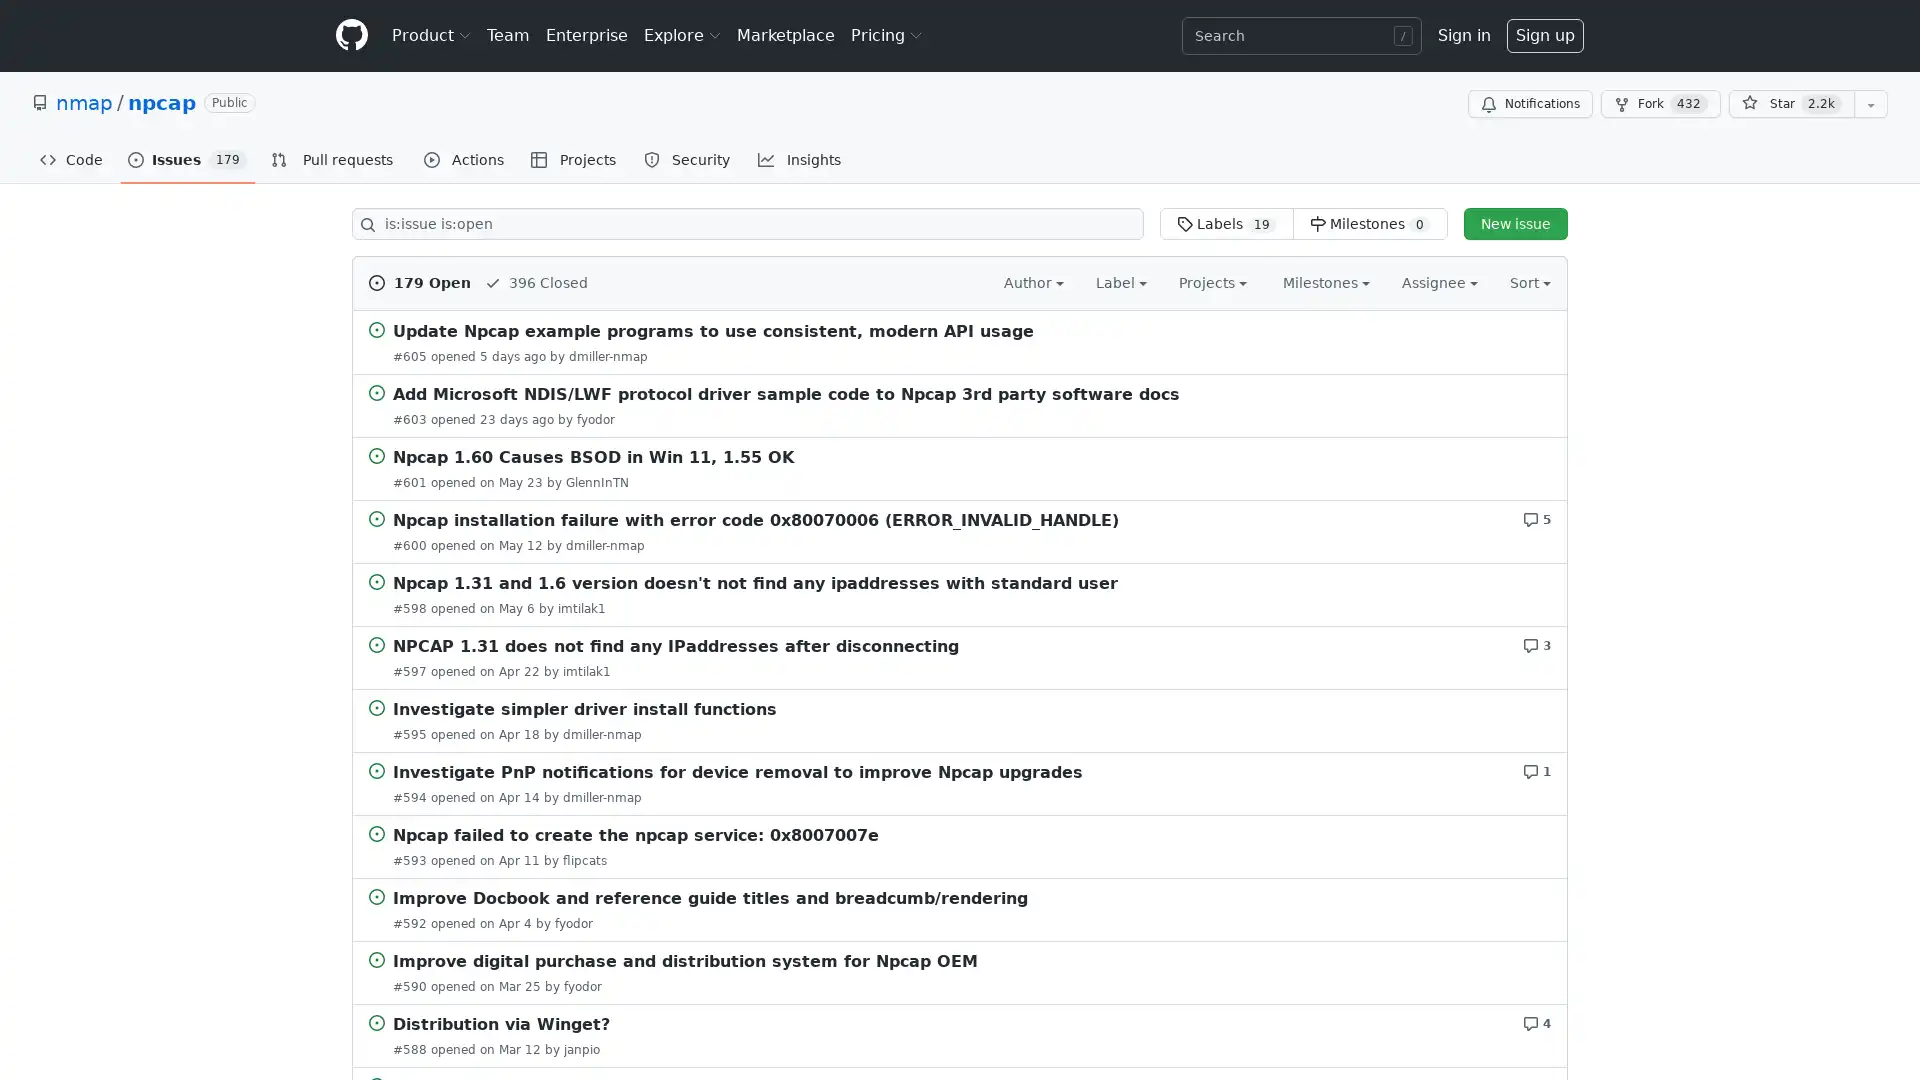  What do you see at coordinates (1870, 104) in the screenshot?
I see `You must be signed in to add this repository to a list` at bounding box center [1870, 104].